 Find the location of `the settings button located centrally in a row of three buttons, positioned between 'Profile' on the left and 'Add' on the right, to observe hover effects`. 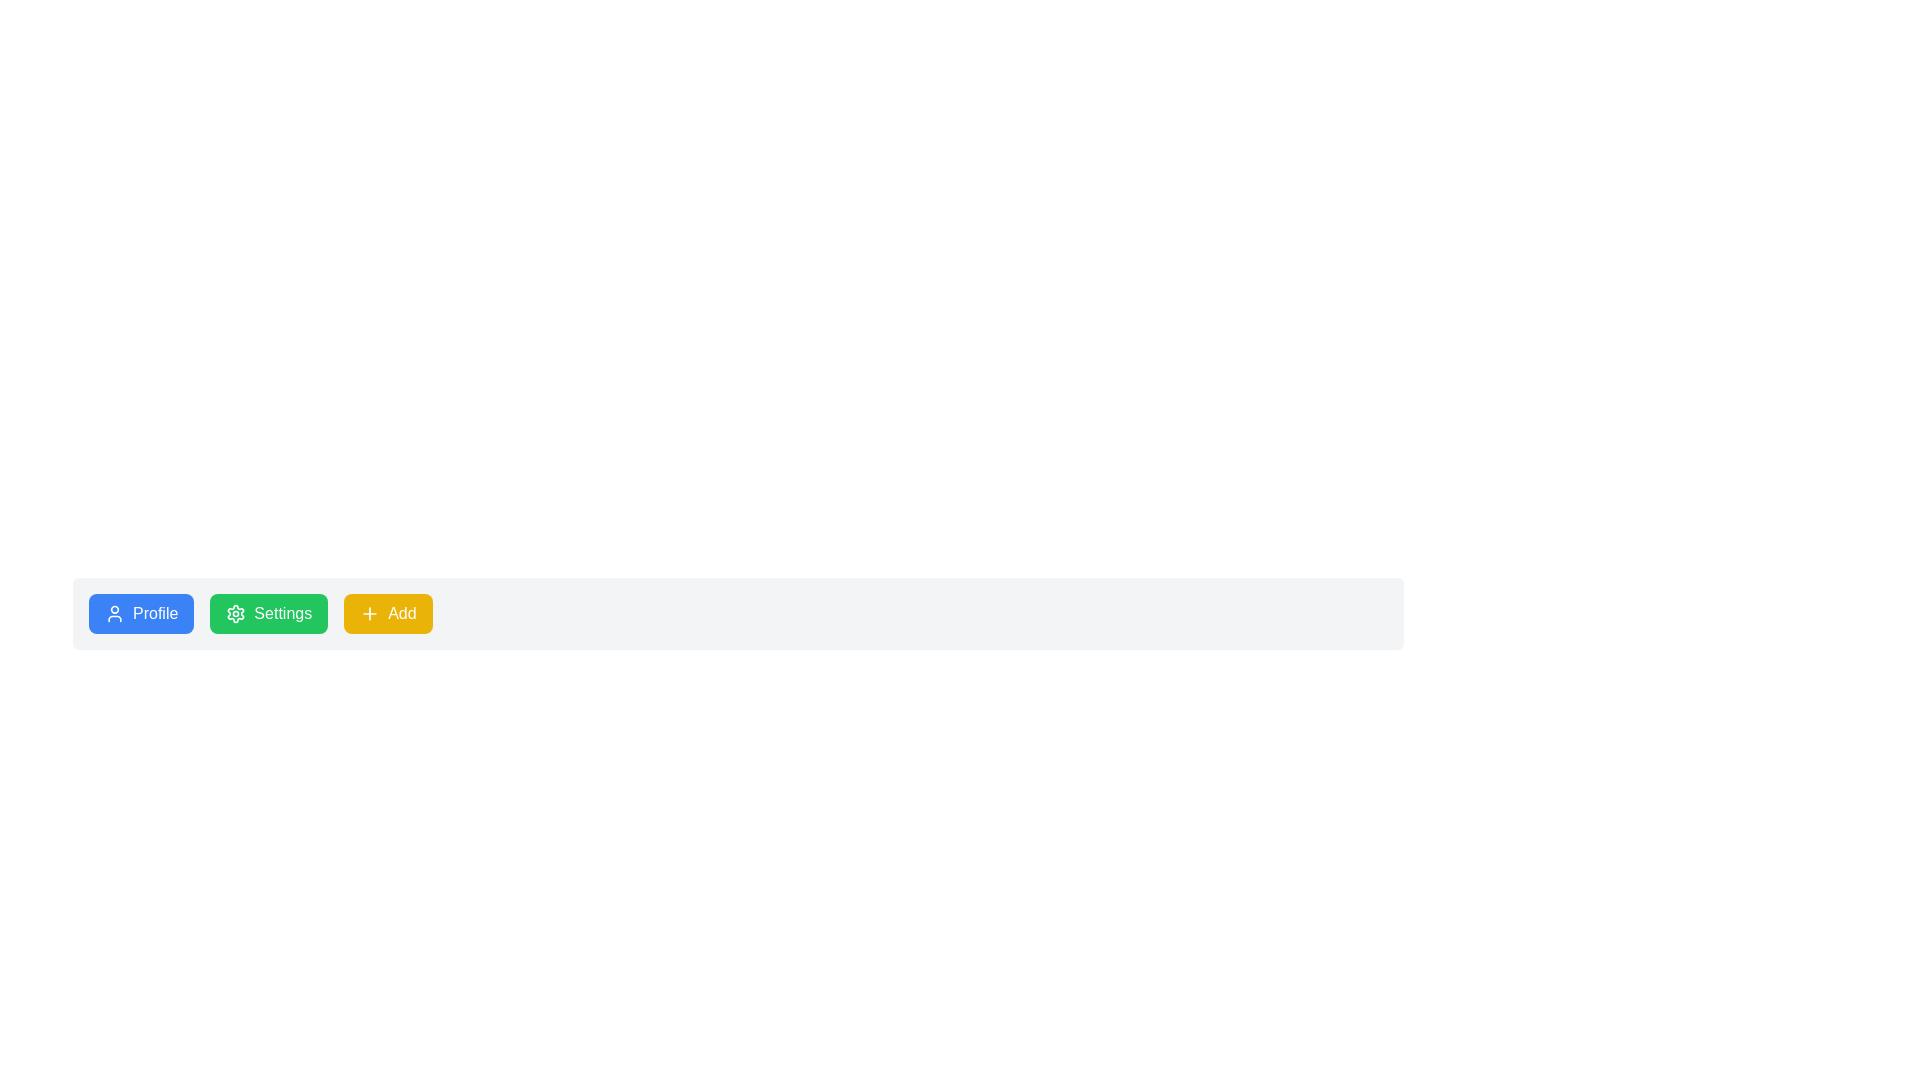

the settings button located centrally in a row of three buttons, positioned between 'Profile' on the left and 'Add' on the right, to observe hover effects is located at coordinates (268, 612).